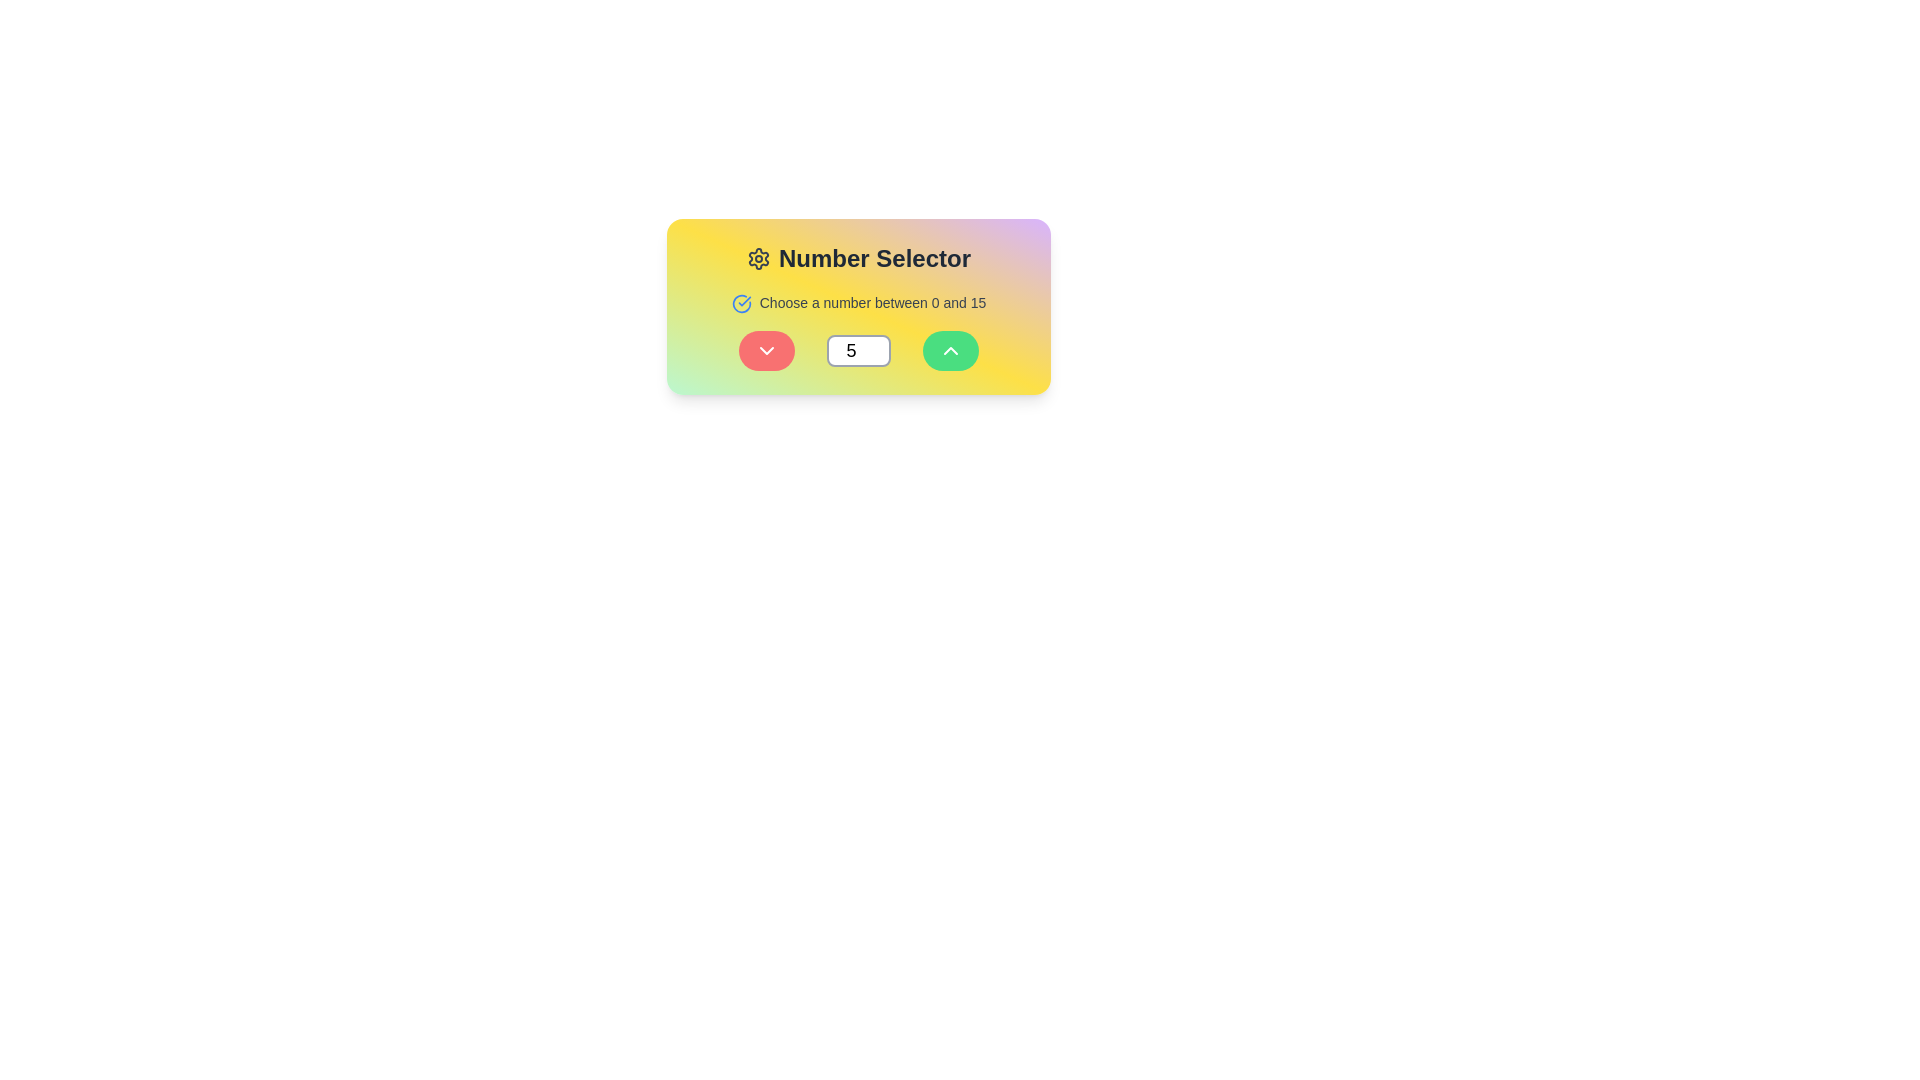 Image resolution: width=1920 pixels, height=1080 pixels. I want to click on the status icon positioned to the left of the text 'Choose a number between 0 and 15' in the number selector interface, so click(740, 303).